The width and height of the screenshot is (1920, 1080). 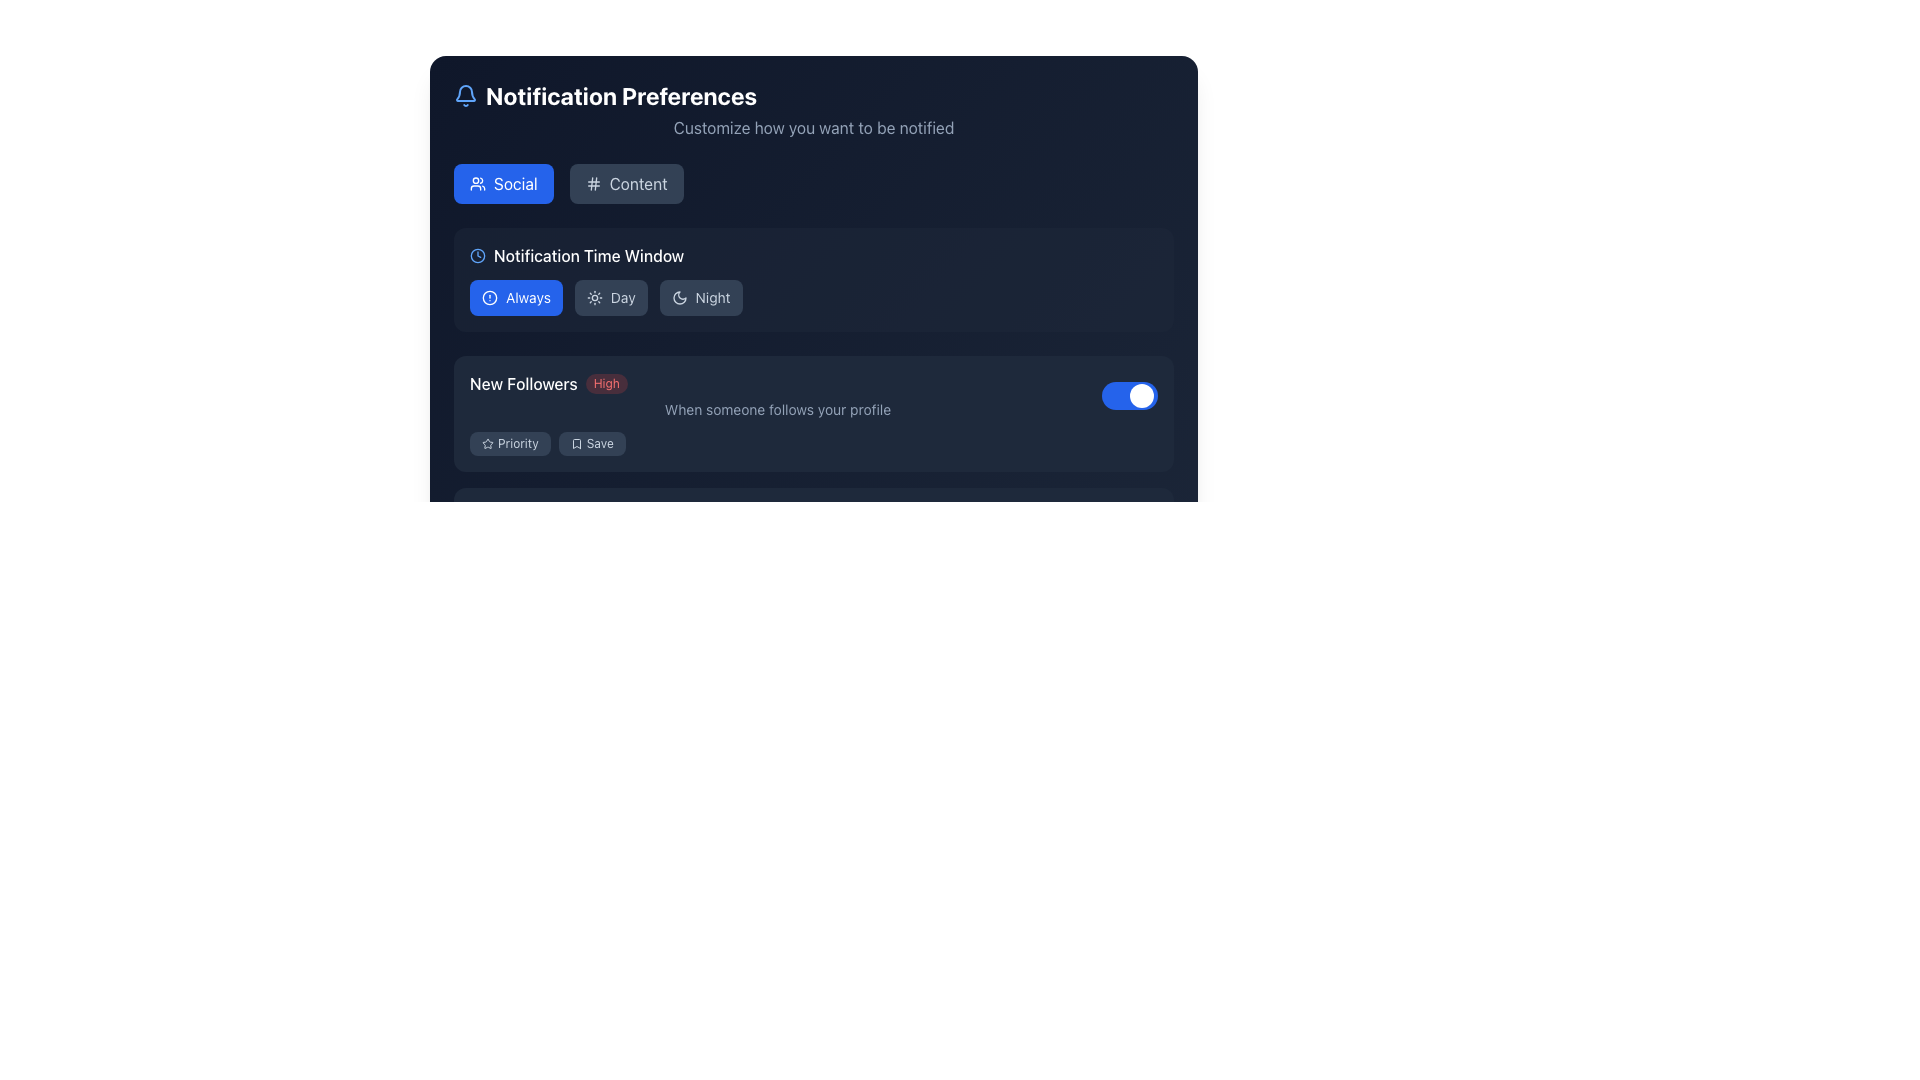 What do you see at coordinates (593, 297) in the screenshot?
I see `the 'Day' icon in the notification time settings, which is located to the left of the text 'Day' within the buttons labeled 'Always,' 'Day,' and 'Night.'` at bounding box center [593, 297].